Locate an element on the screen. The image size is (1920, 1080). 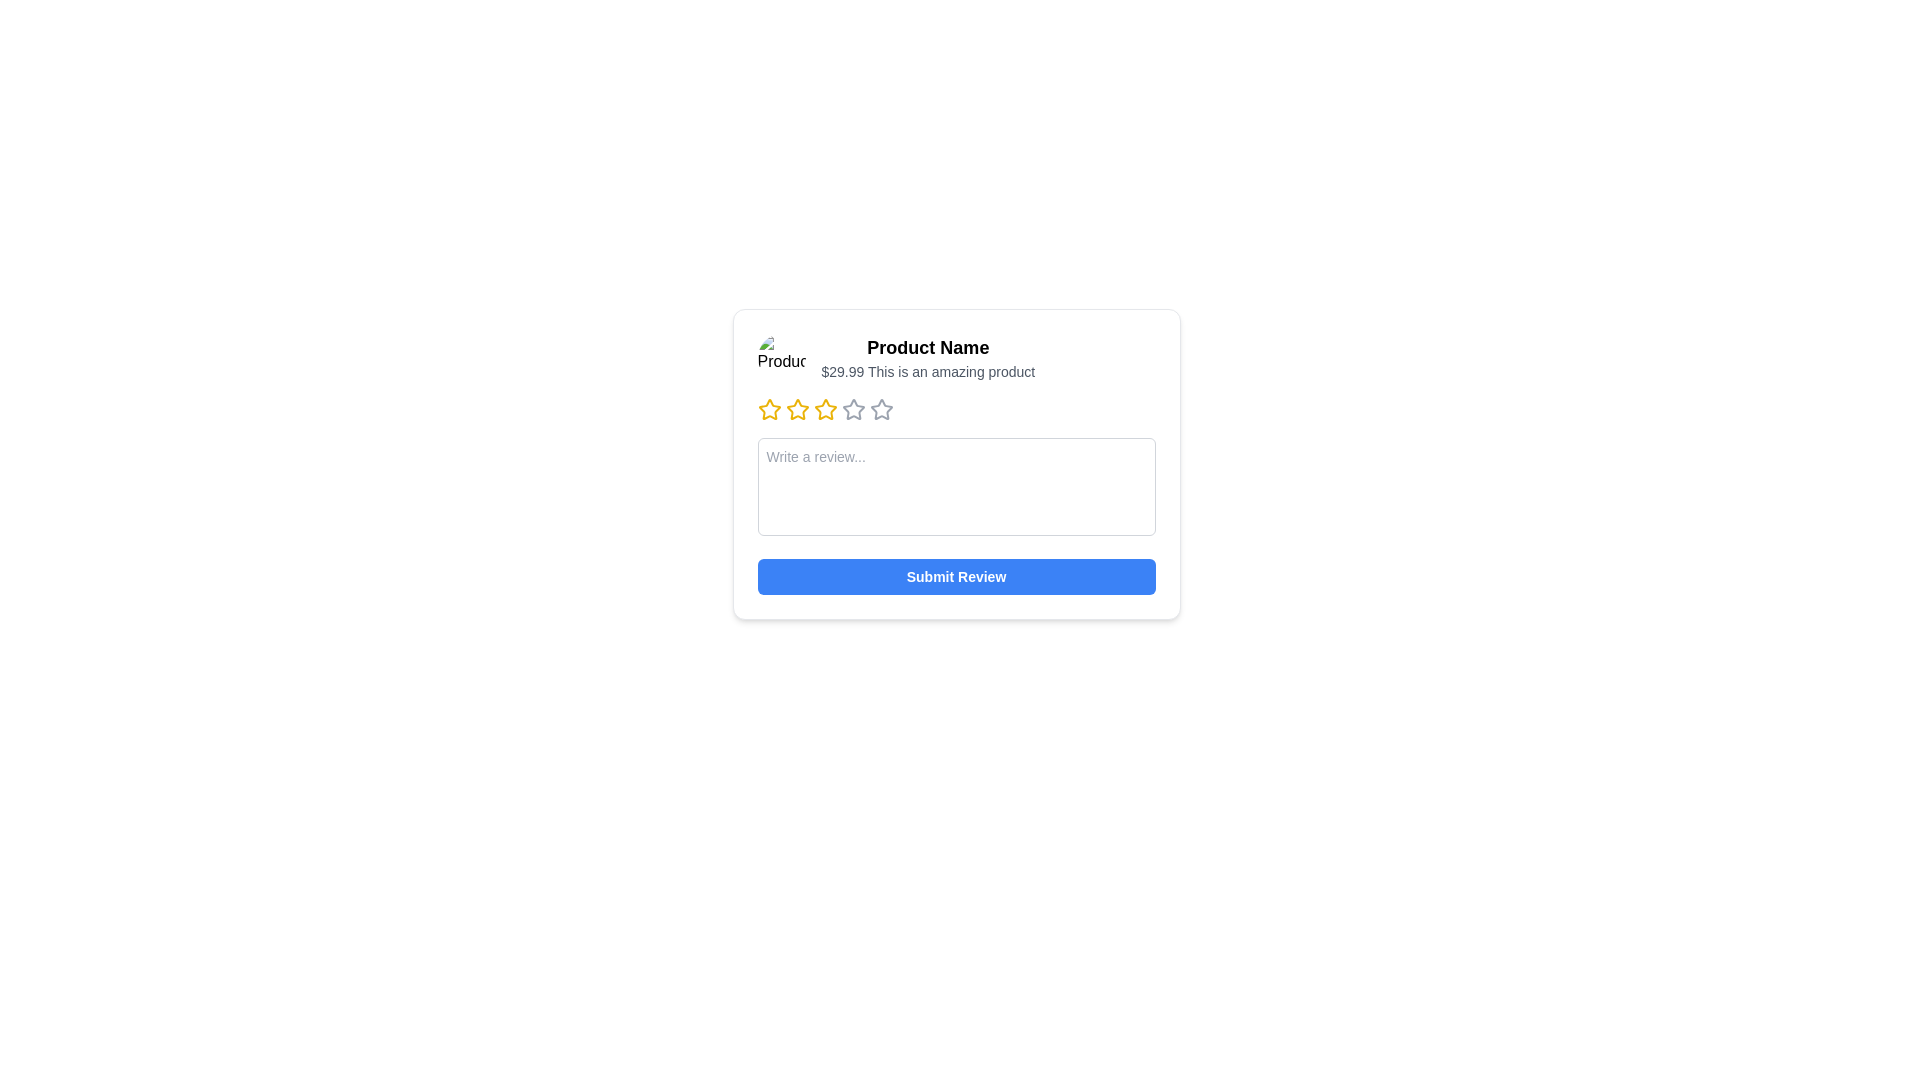
the third yellow outlined star icon in the rating system is located at coordinates (825, 408).